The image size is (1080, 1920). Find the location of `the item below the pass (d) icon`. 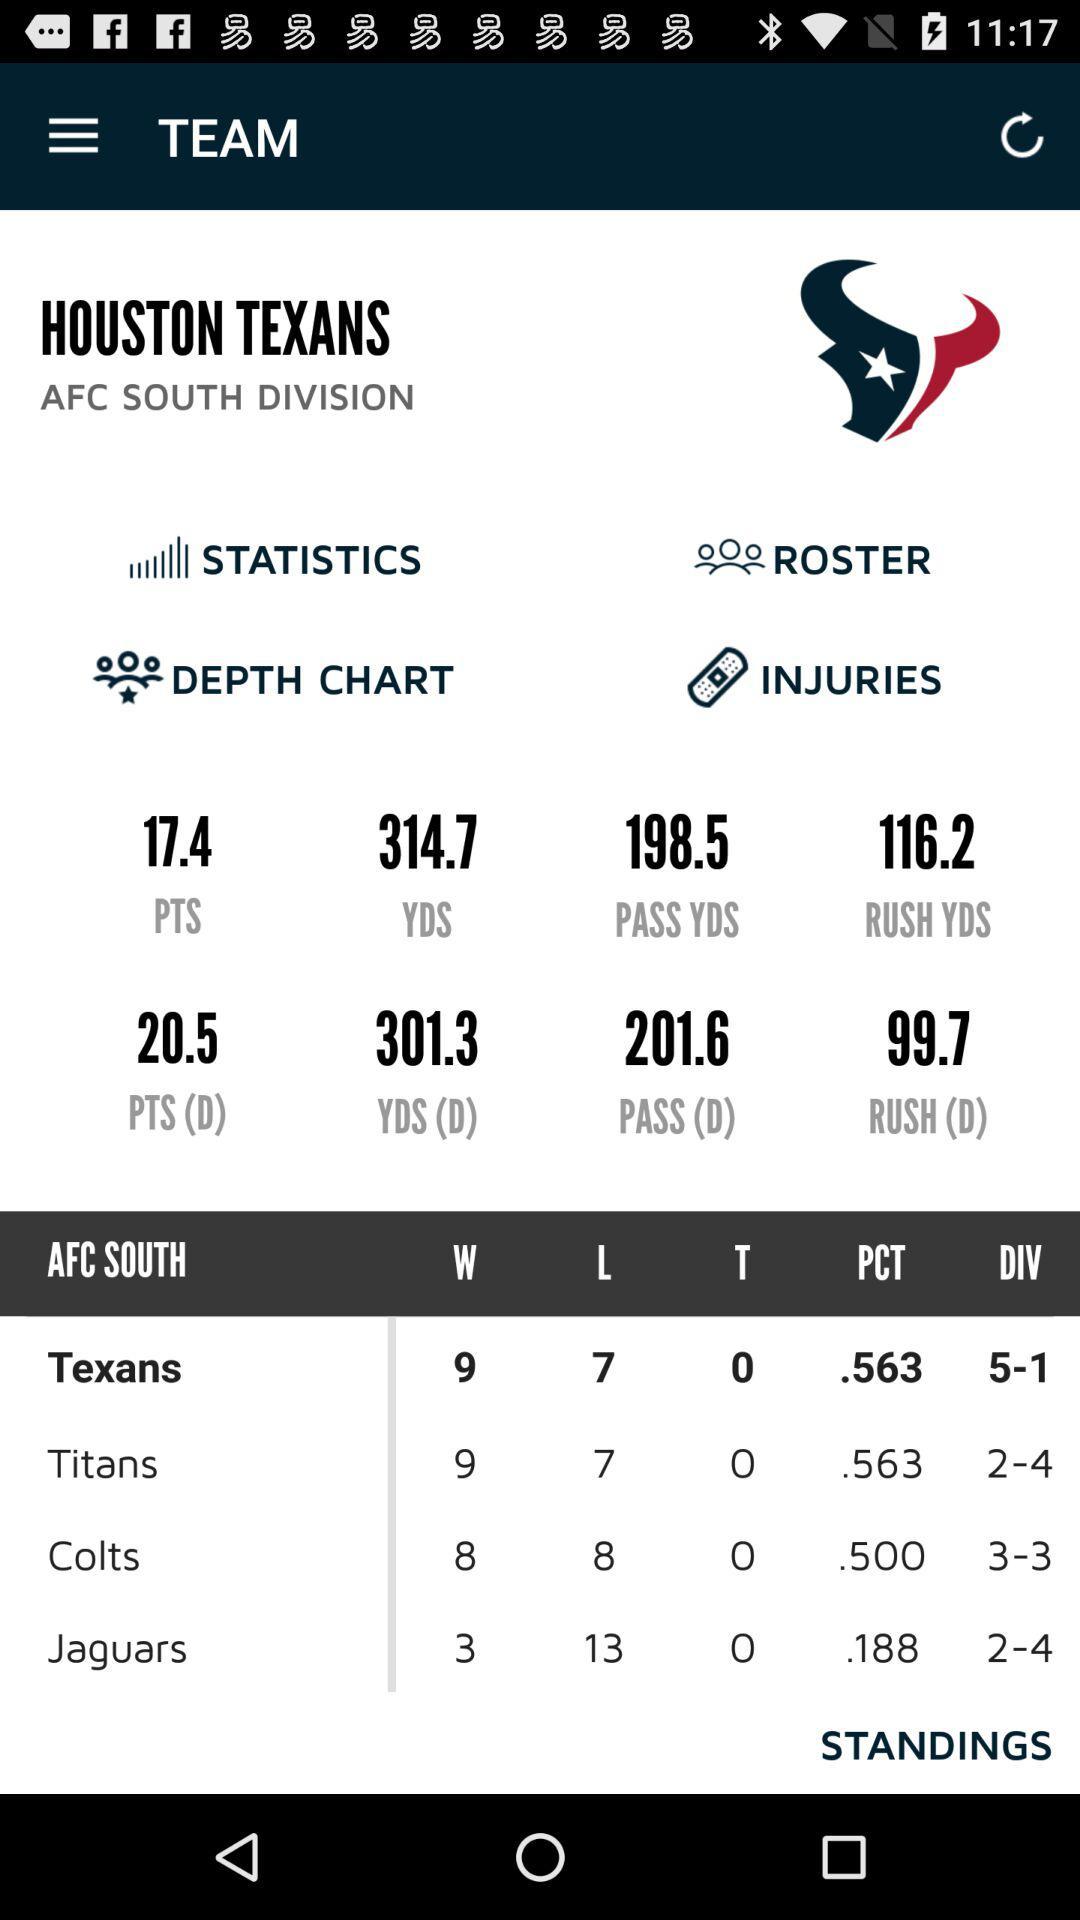

the item below the pass (d) icon is located at coordinates (603, 1262).